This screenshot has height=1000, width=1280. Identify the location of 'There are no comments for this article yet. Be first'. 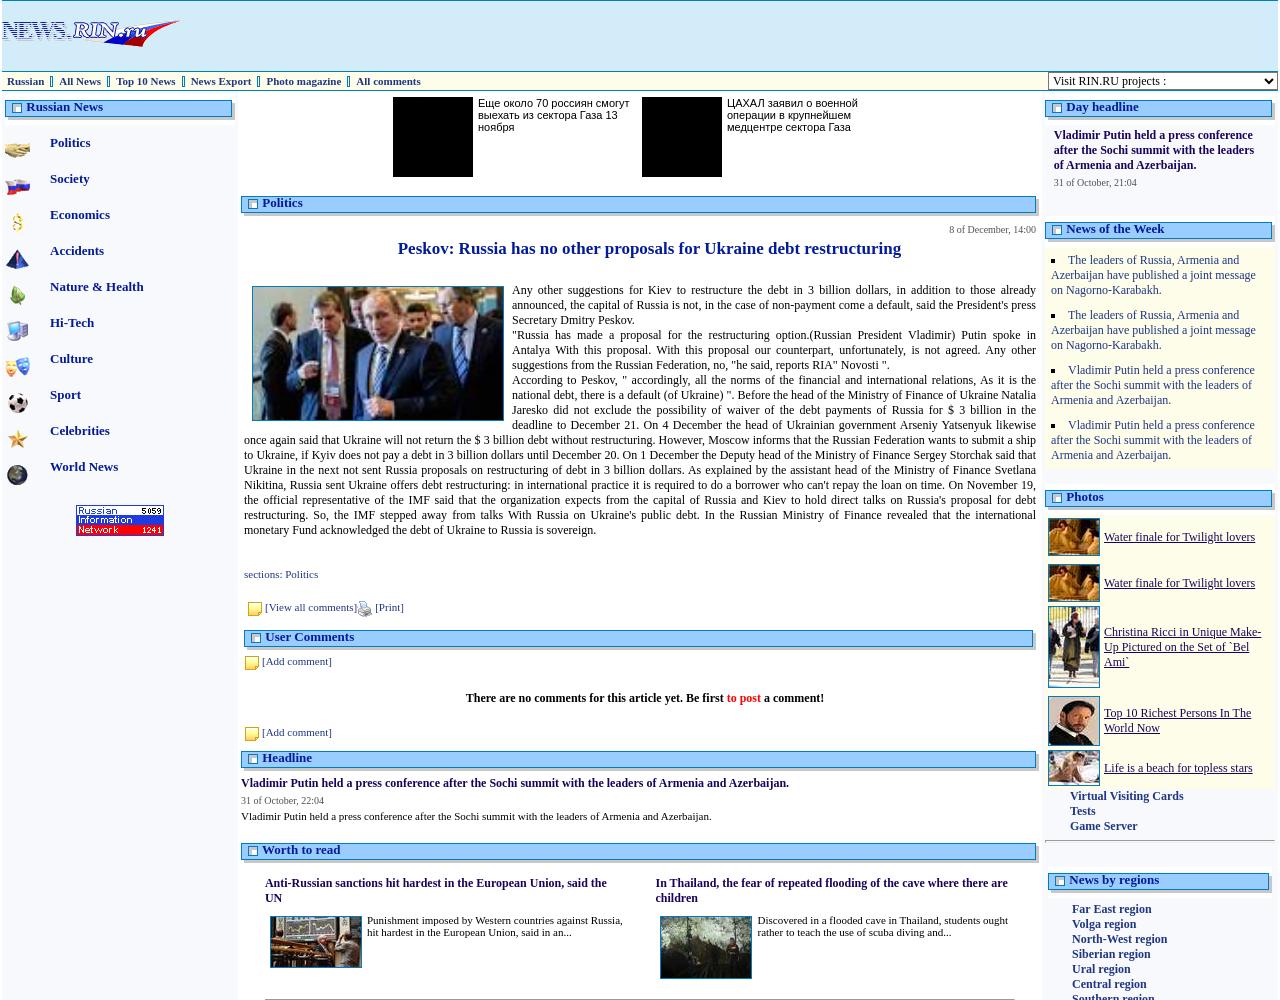
(594, 697).